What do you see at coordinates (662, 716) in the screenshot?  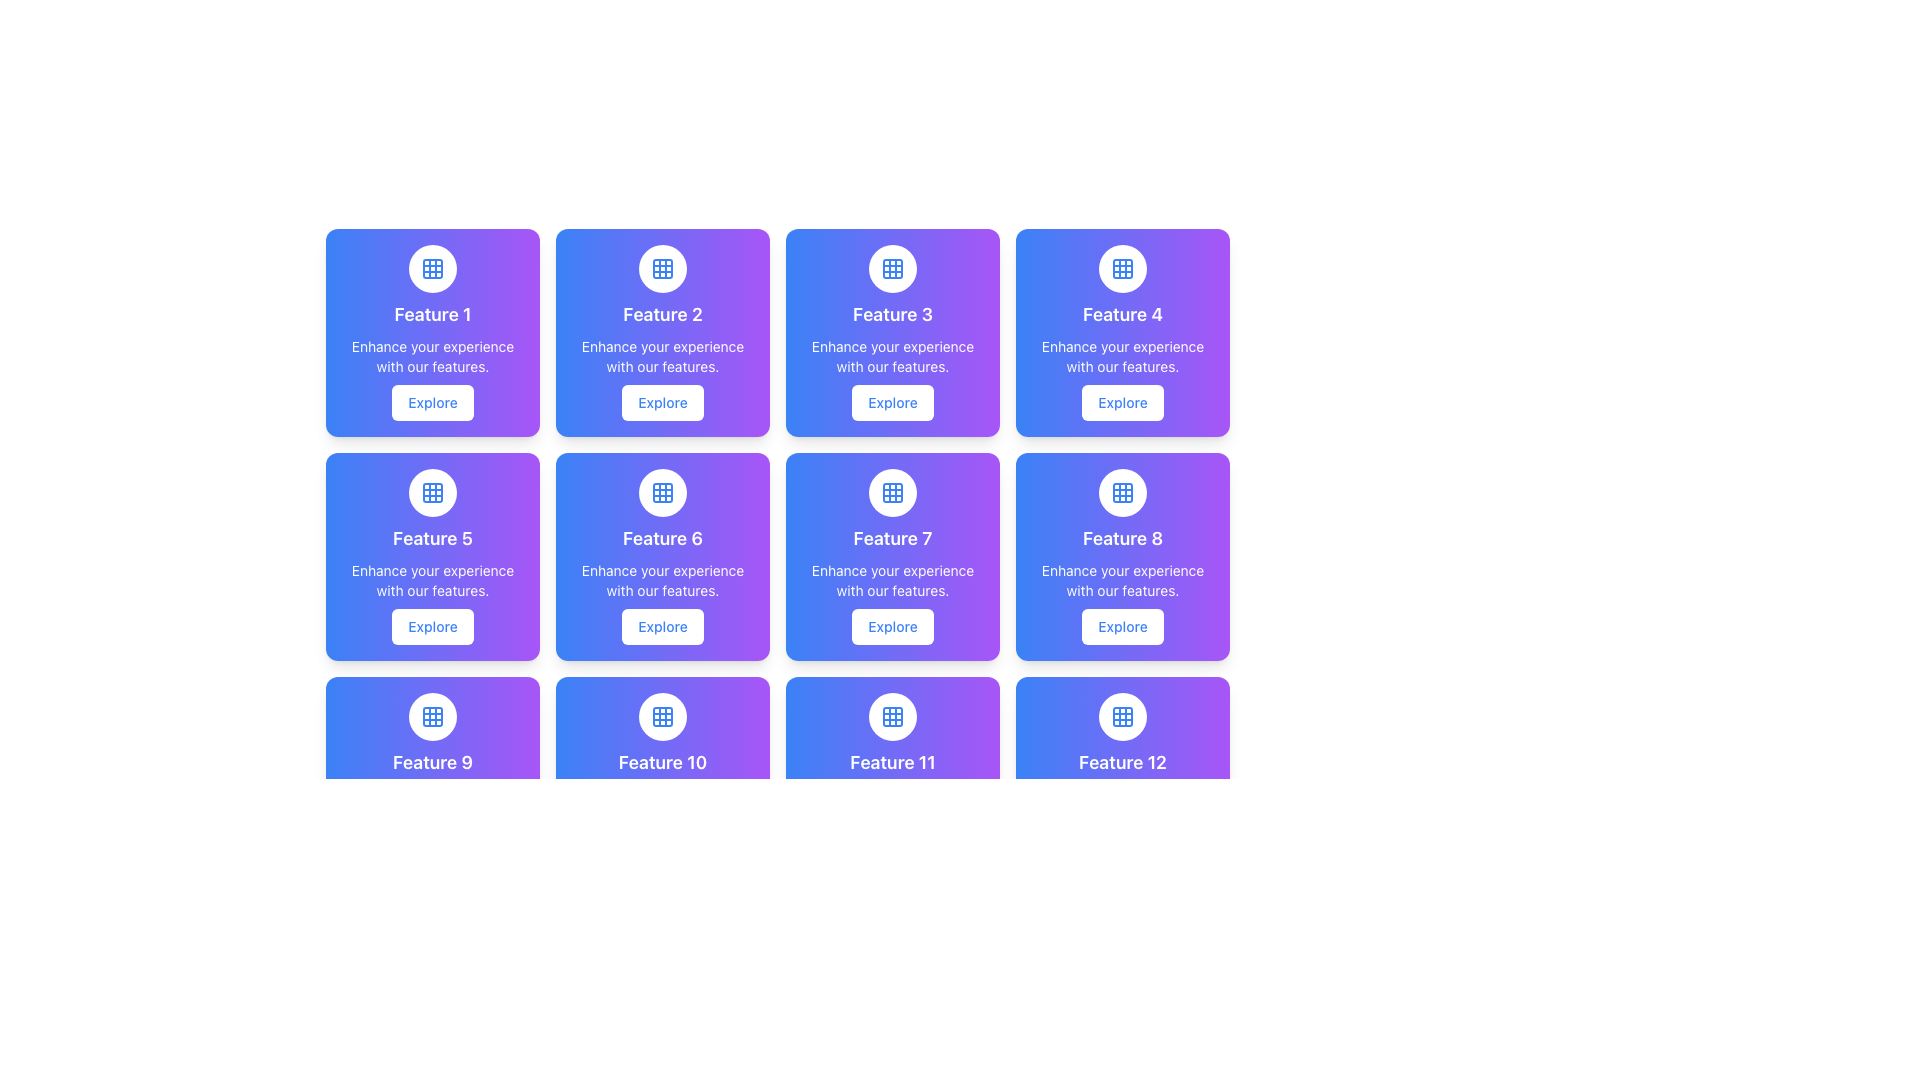 I see `the decorative element that is part of the SVG grid icon located at the top of the 'Feature 10' card, which is the second card in the last row` at bounding box center [662, 716].